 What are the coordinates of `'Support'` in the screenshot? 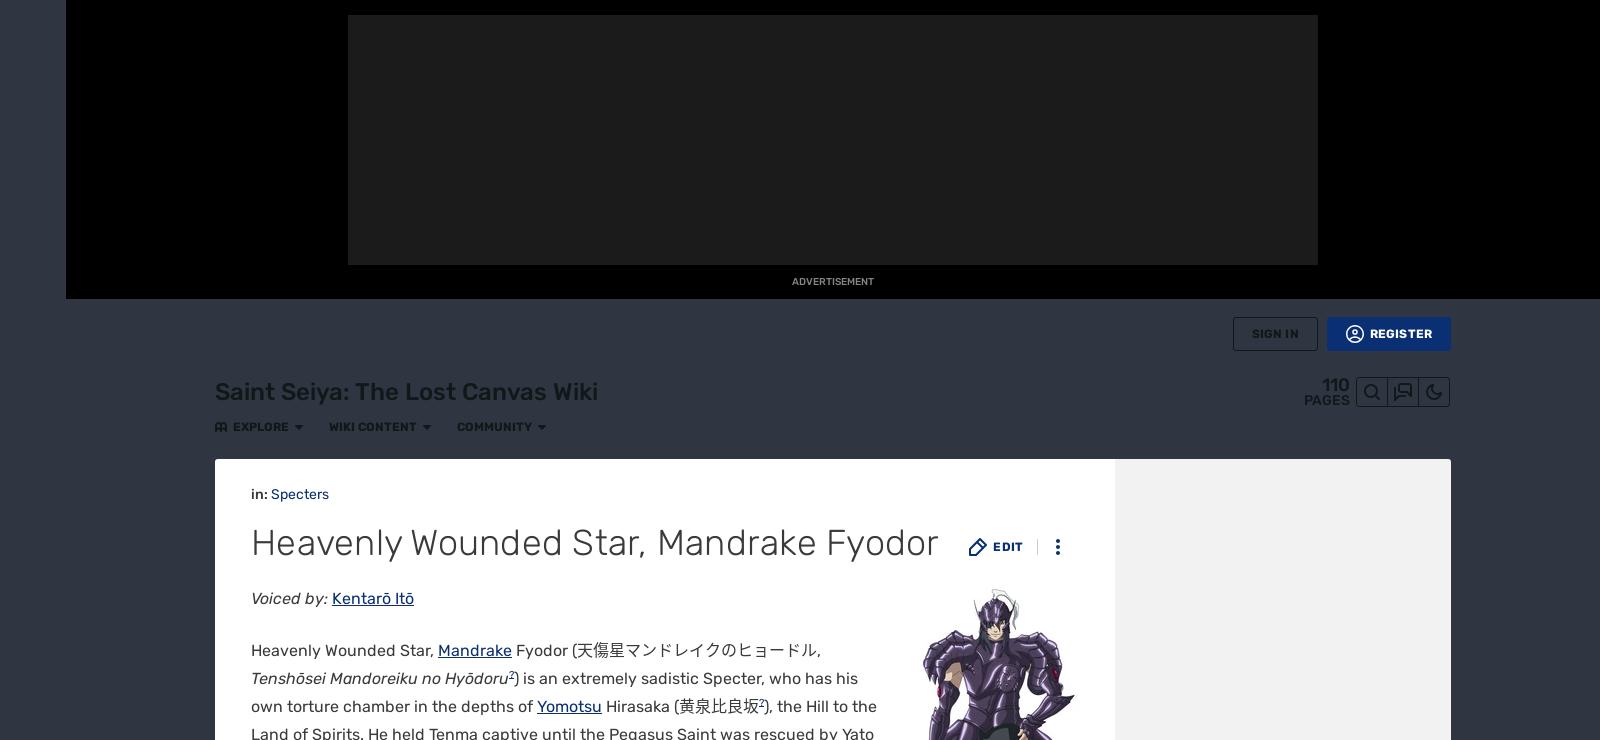 It's located at (842, 725).